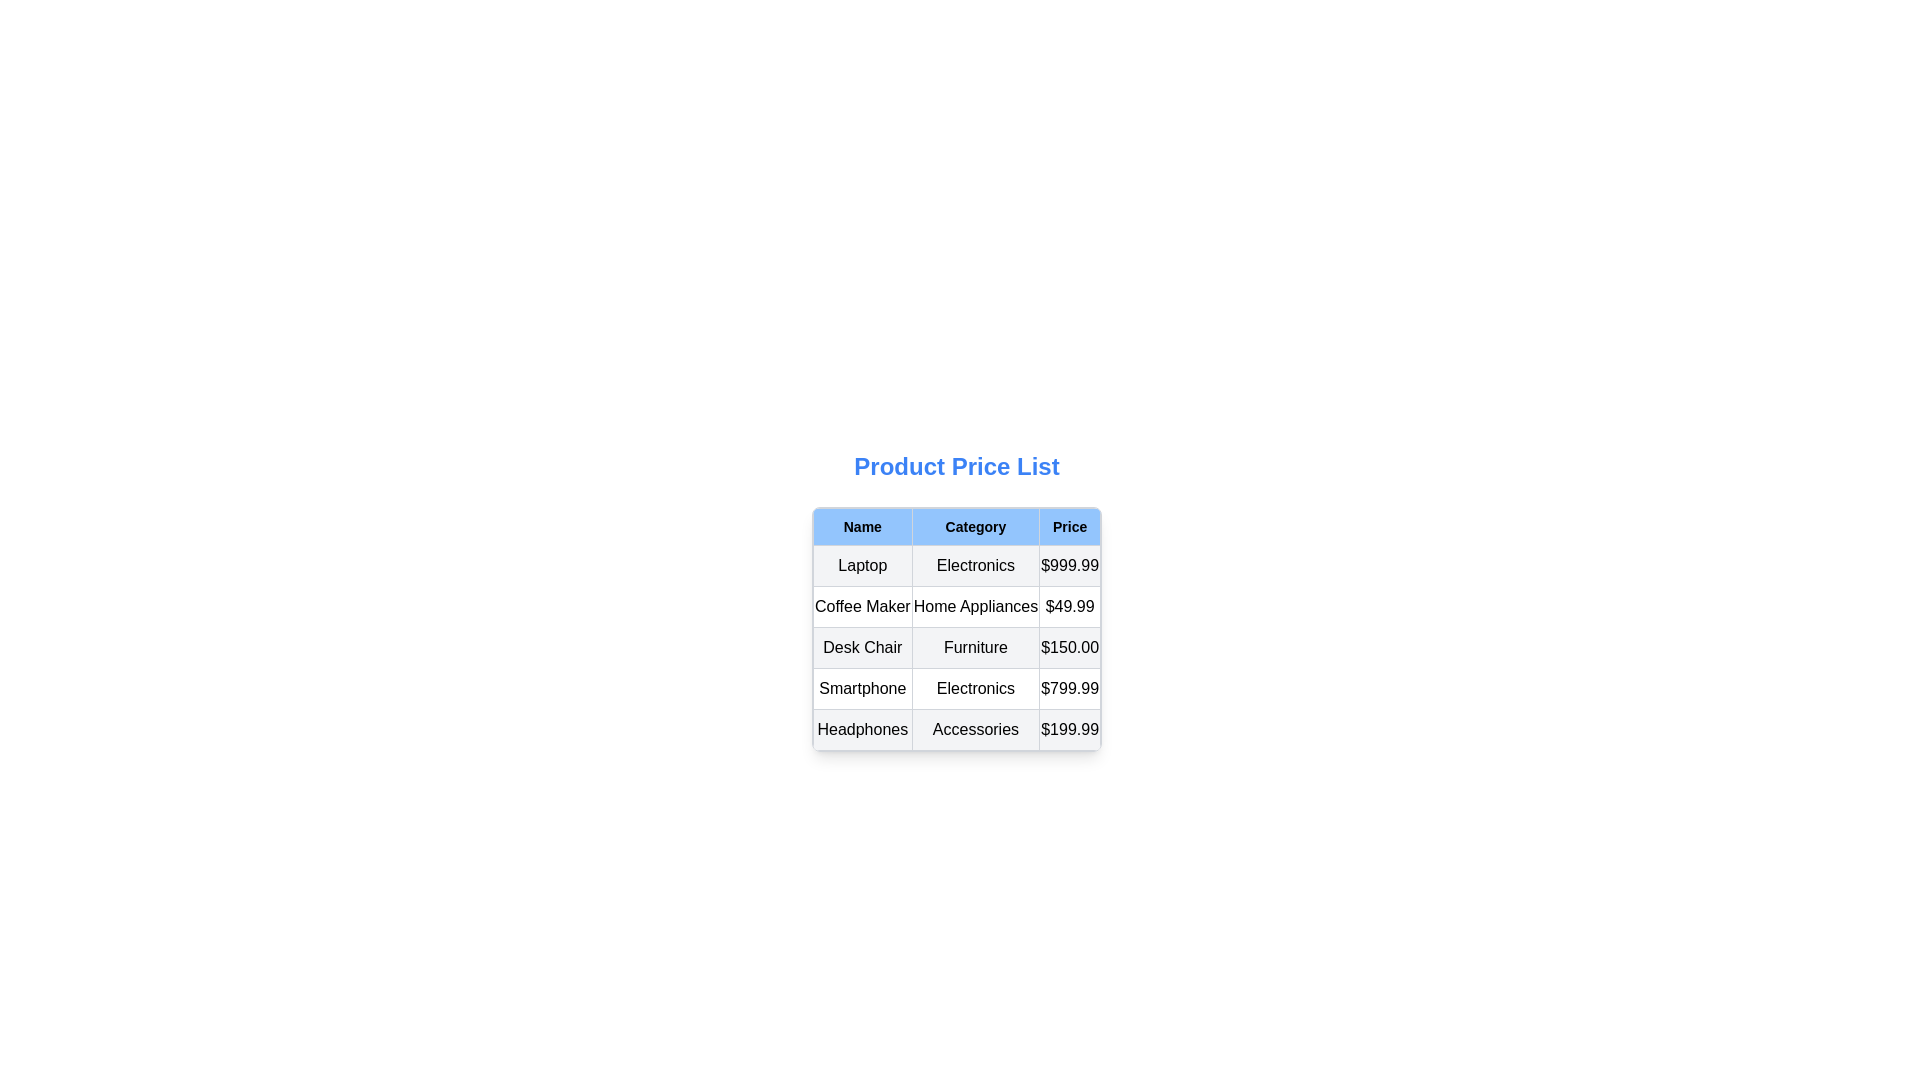  What do you see at coordinates (862, 729) in the screenshot?
I see `text displayed in the Text label element that shows 'Headphones', which is located in the last row of the table under the 'Name' column` at bounding box center [862, 729].